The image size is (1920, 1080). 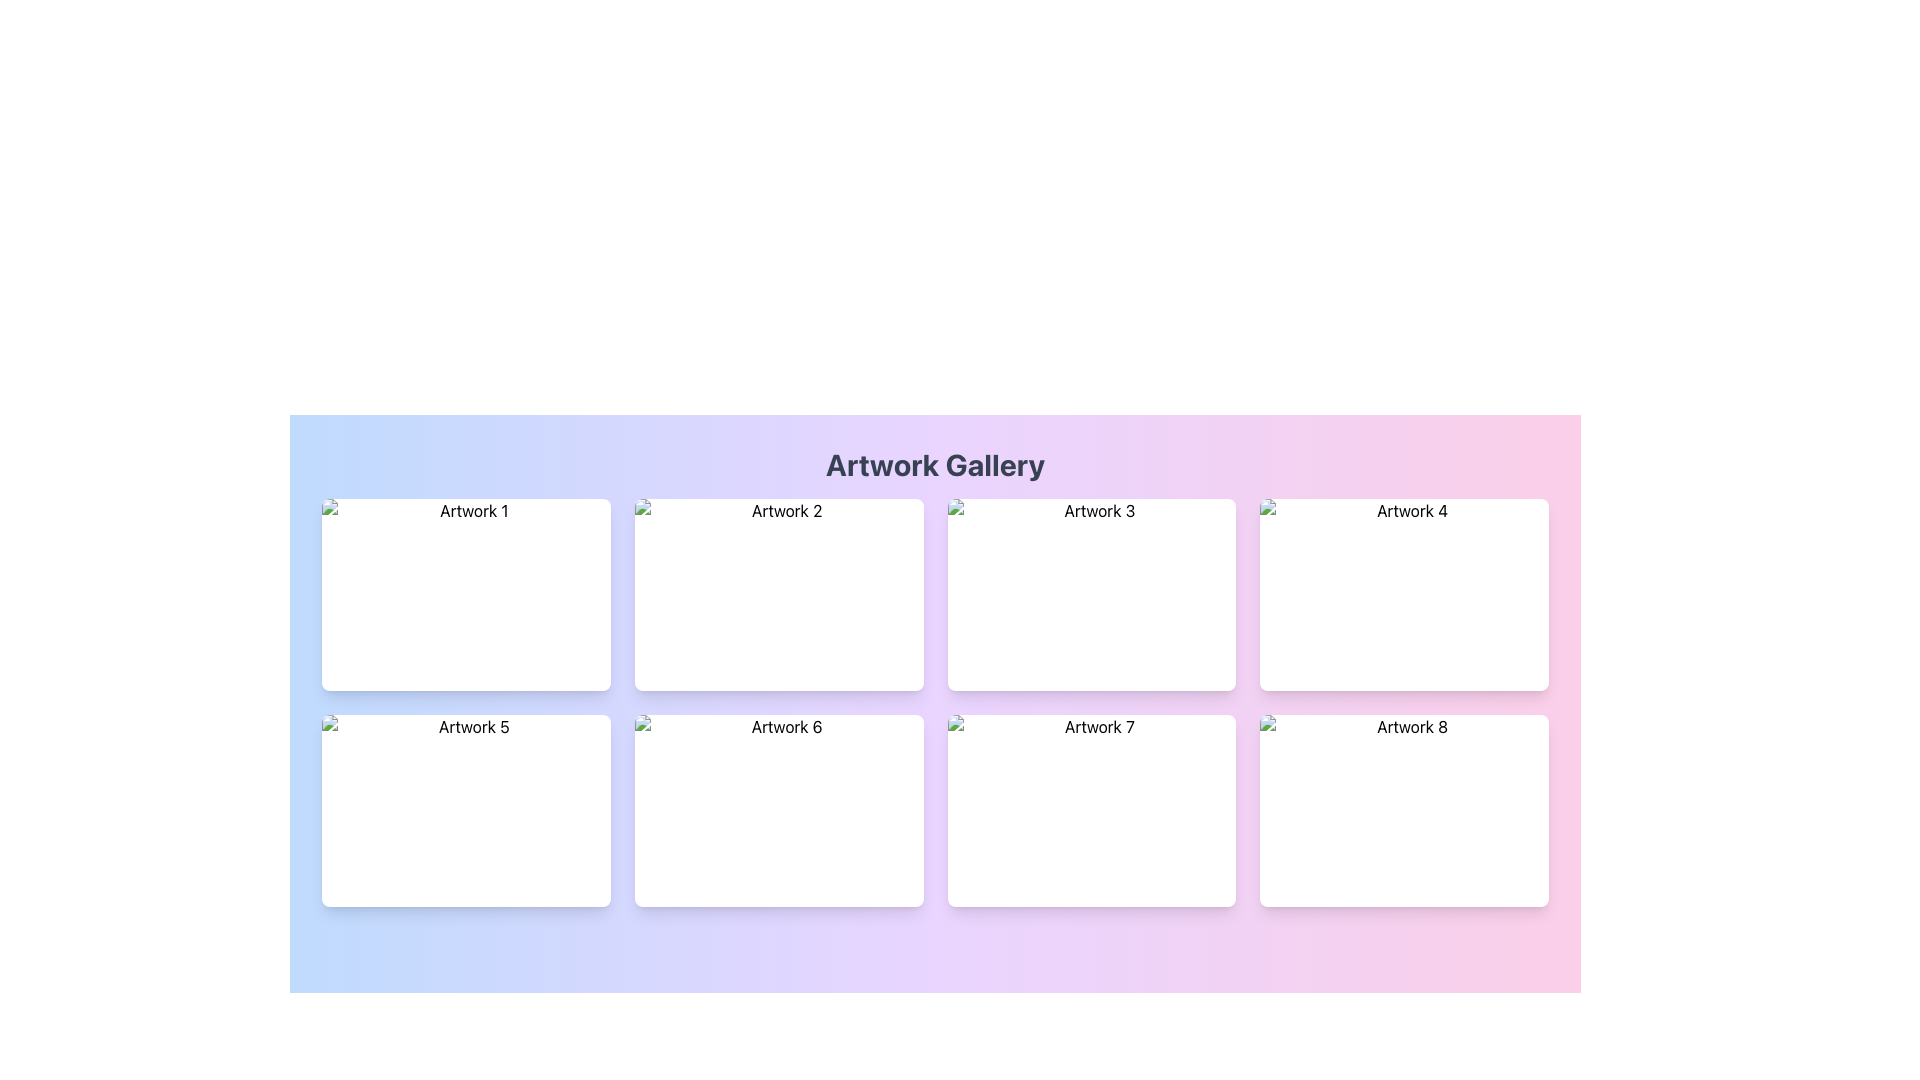 What do you see at coordinates (934, 465) in the screenshot?
I see `the text heading that reads 'Artwork Gallery', which is prominently styled in bold and centered at the top of the main content area` at bounding box center [934, 465].